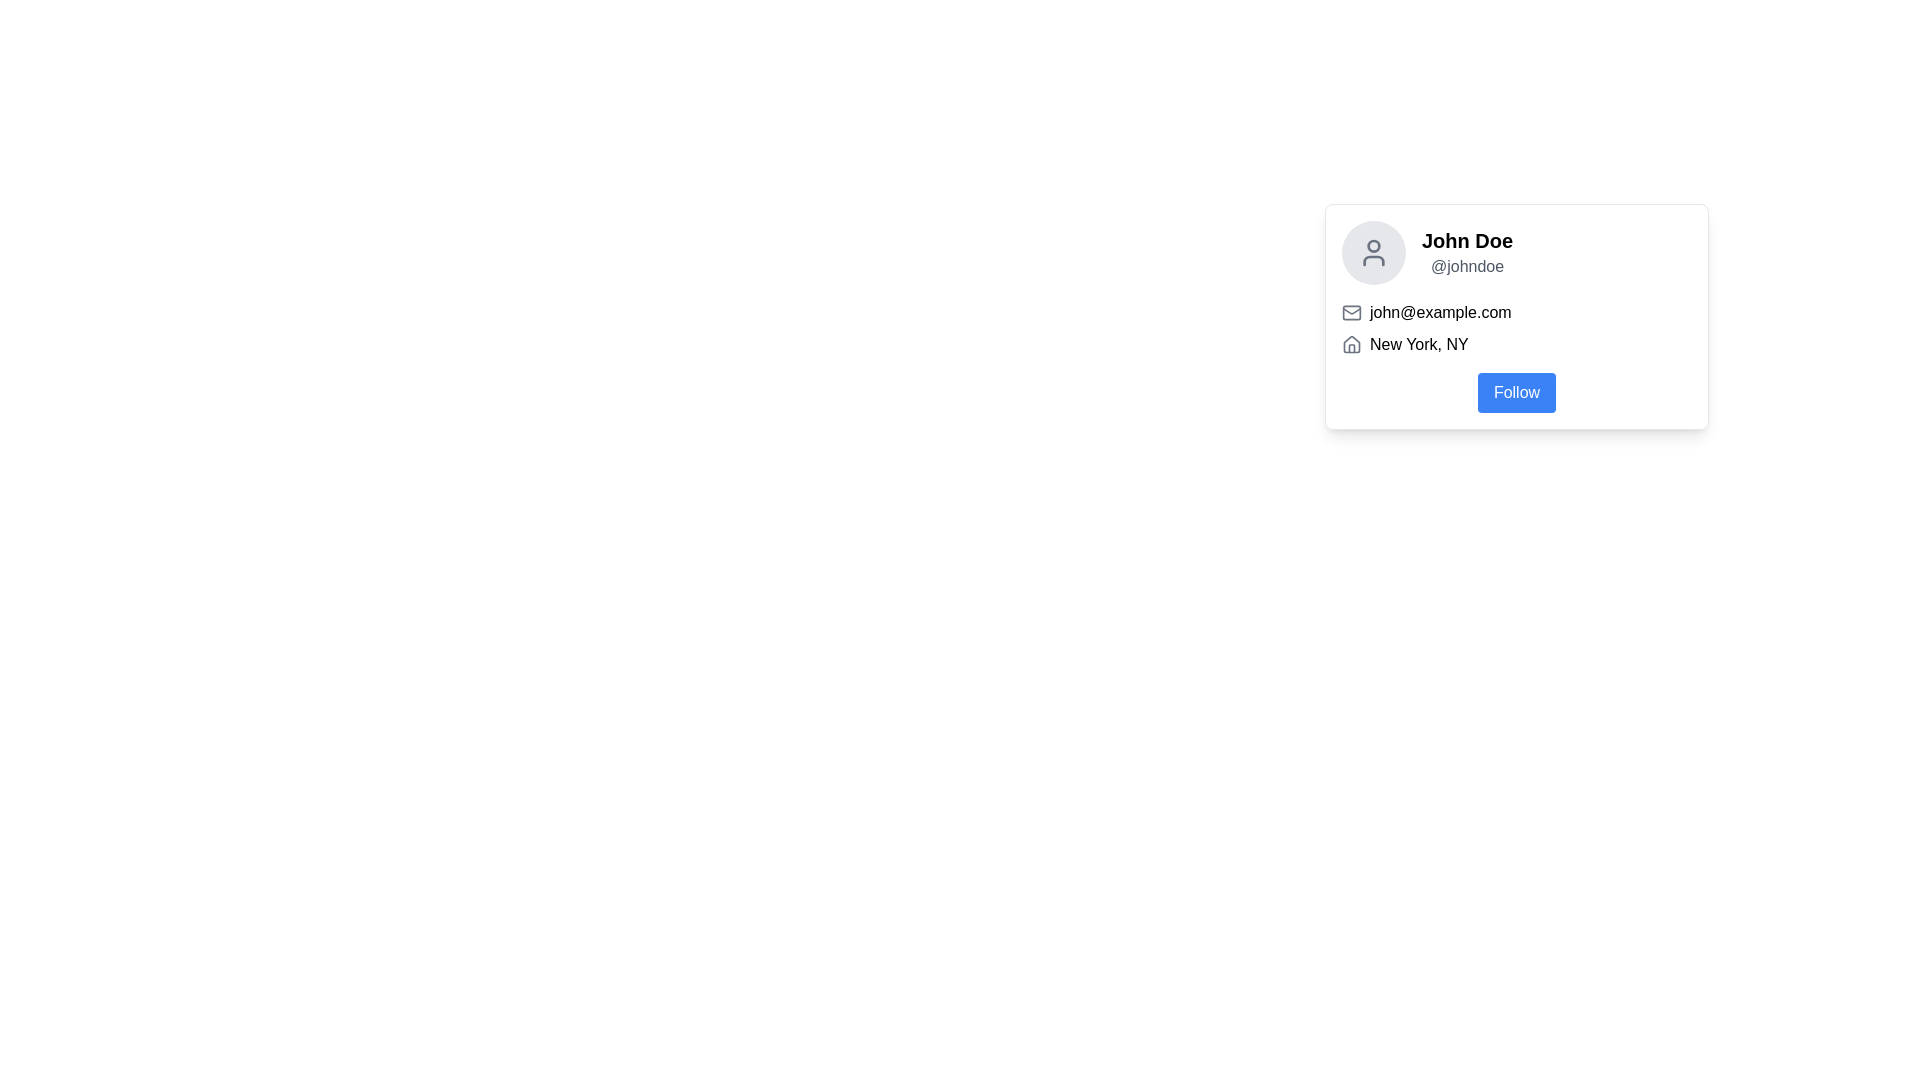  I want to click on the house icon, which is a small line-based outline in medium gray color, located to the left of the text 'New York, NY', to note the visual indication about the context it represents, so click(1352, 343).